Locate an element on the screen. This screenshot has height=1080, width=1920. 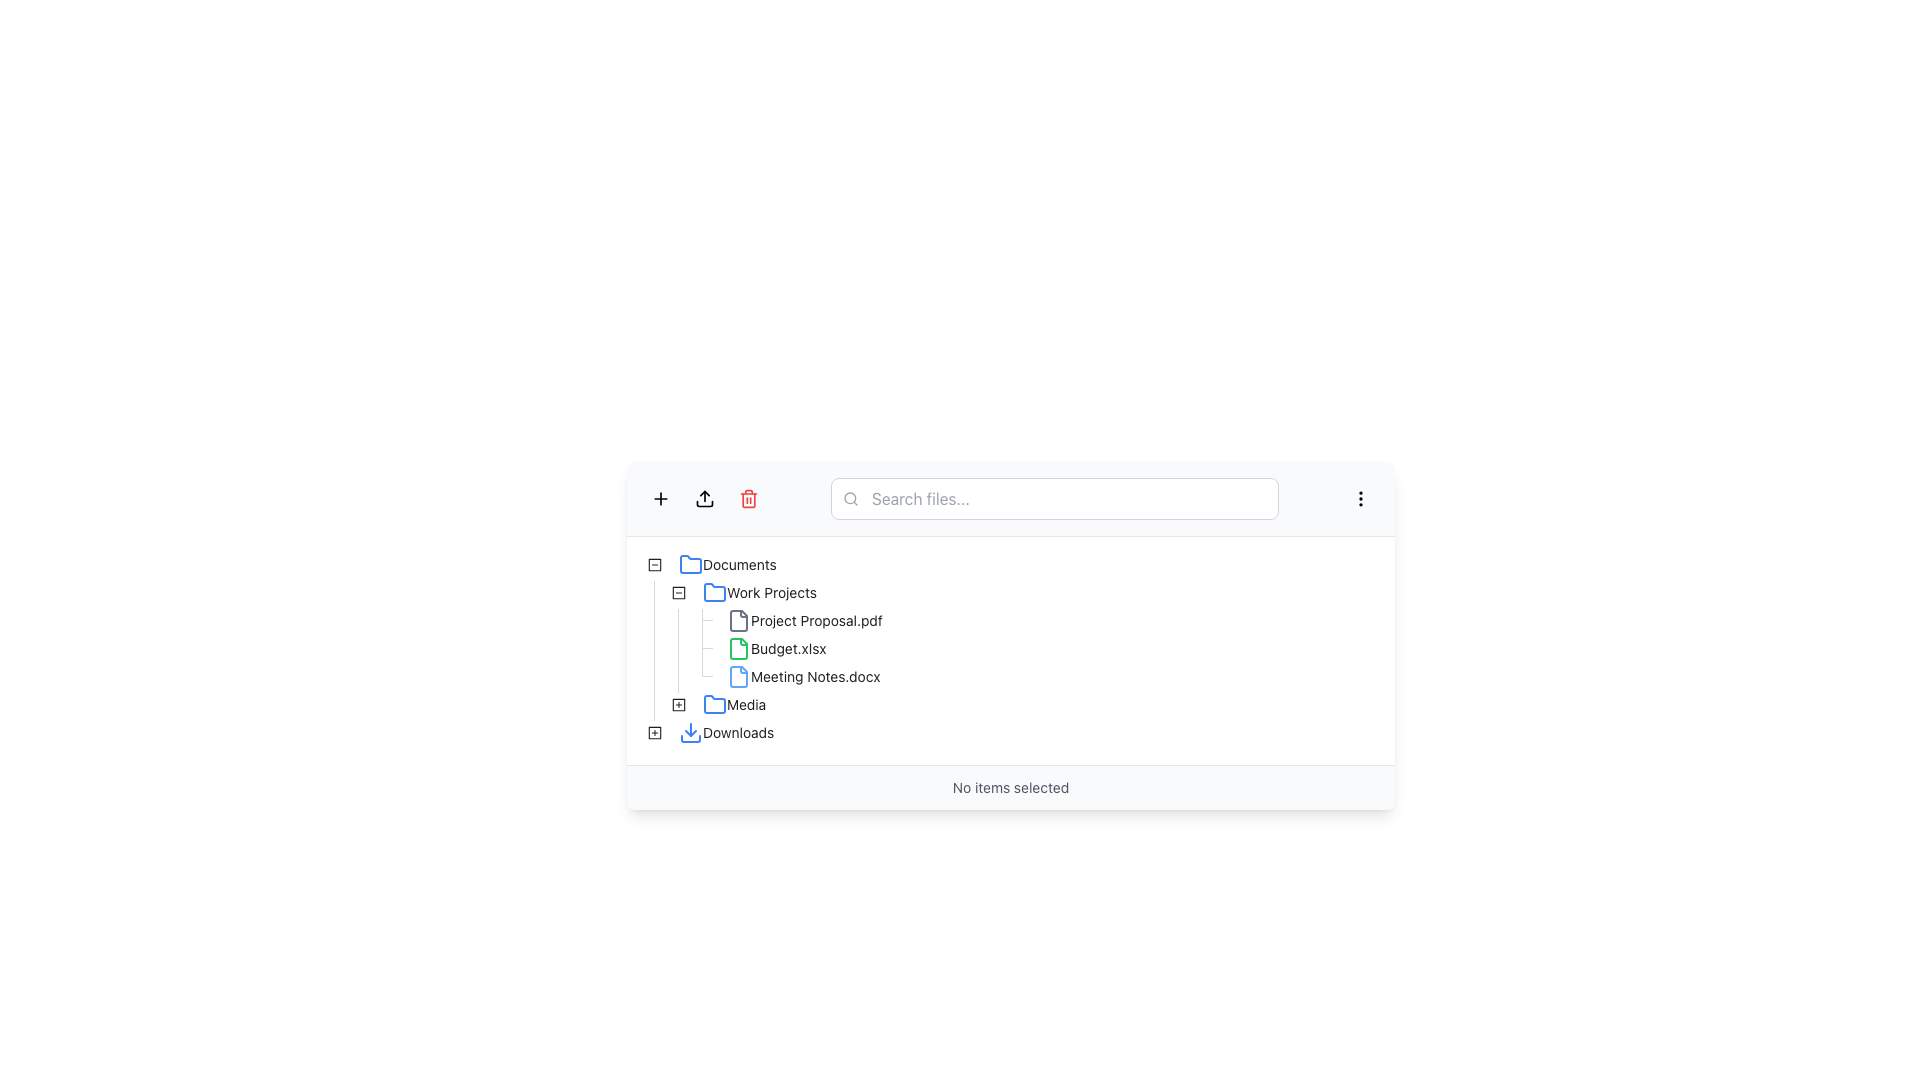
the 'Delete' button, which is the third icon in a horizontal group of three icons located in the top-right corner above the file navigation interface is located at coordinates (747, 497).